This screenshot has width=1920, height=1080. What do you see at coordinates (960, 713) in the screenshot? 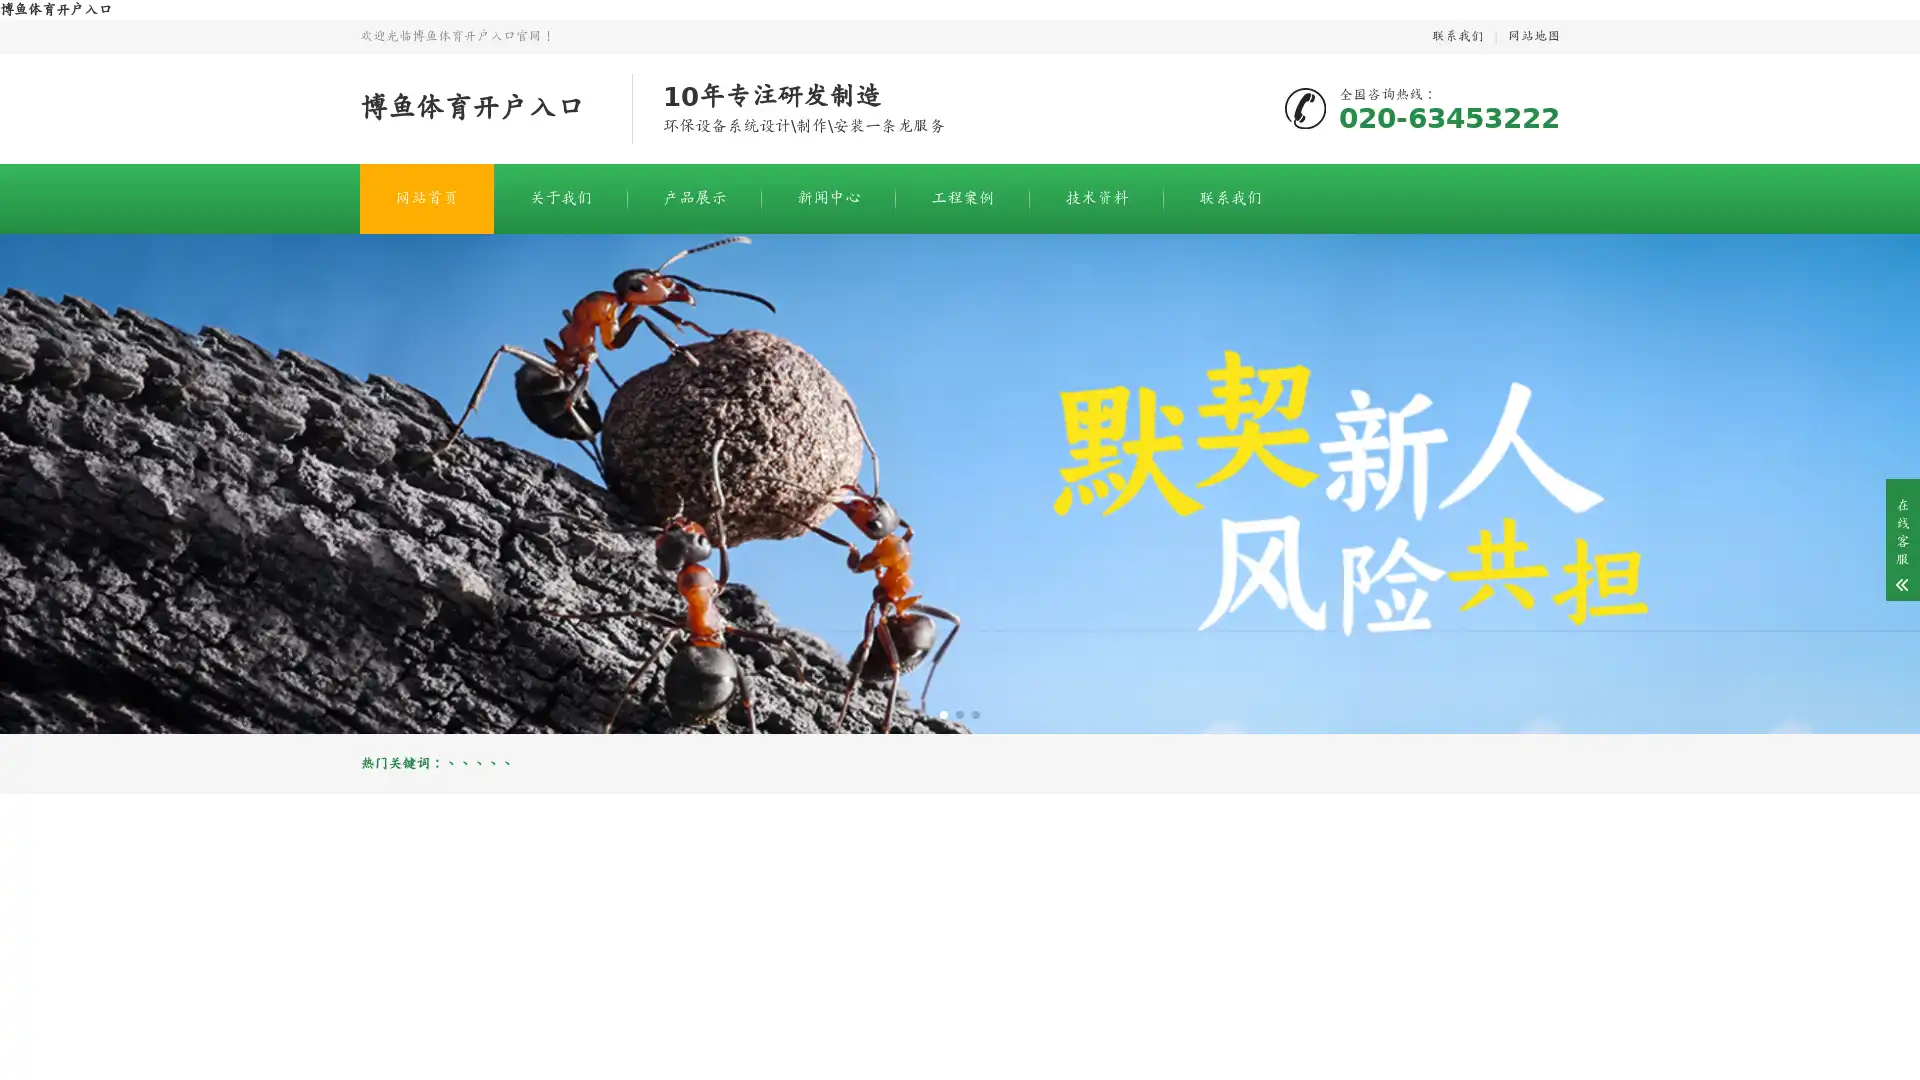
I see `Go to slide 2` at bounding box center [960, 713].